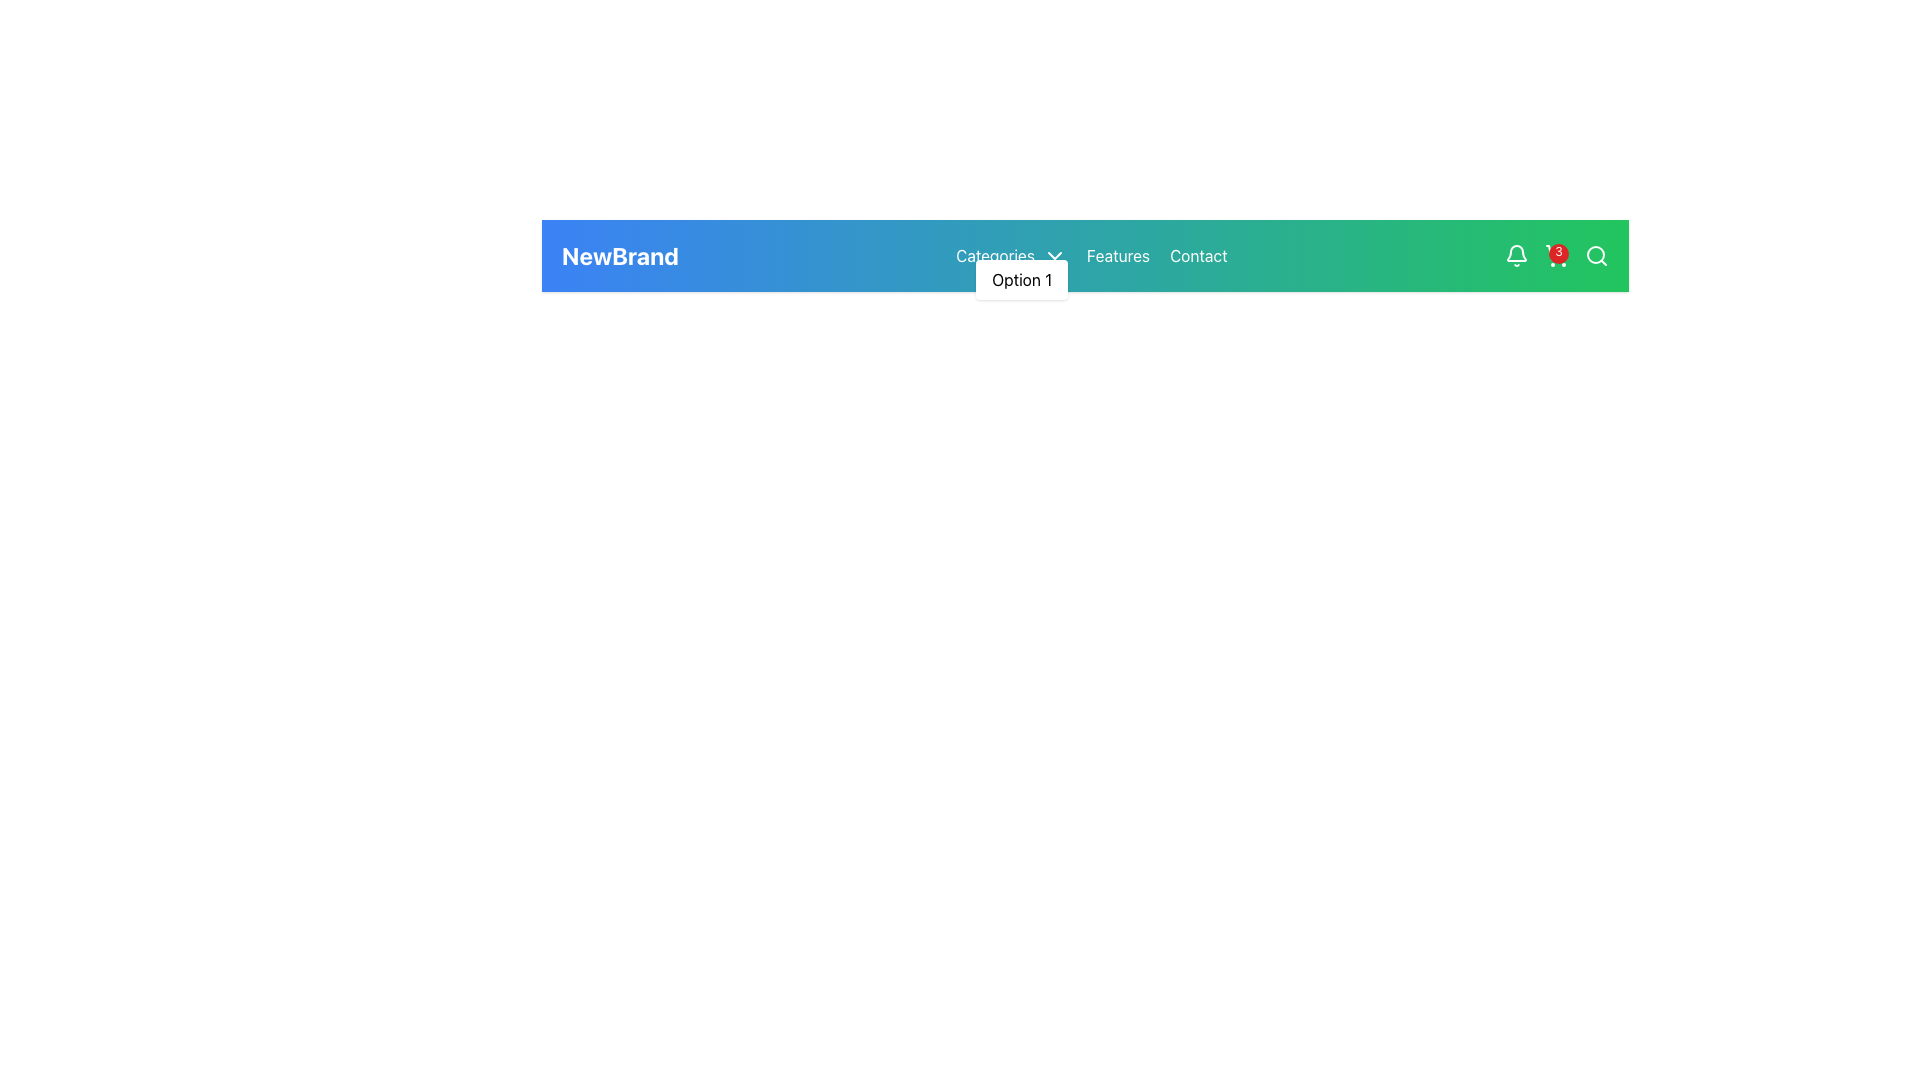  What do you see at coordinates (1022, 280) in the screenshot?
I see `the 'Option 1' link located` at bounding box center [1022, 280].